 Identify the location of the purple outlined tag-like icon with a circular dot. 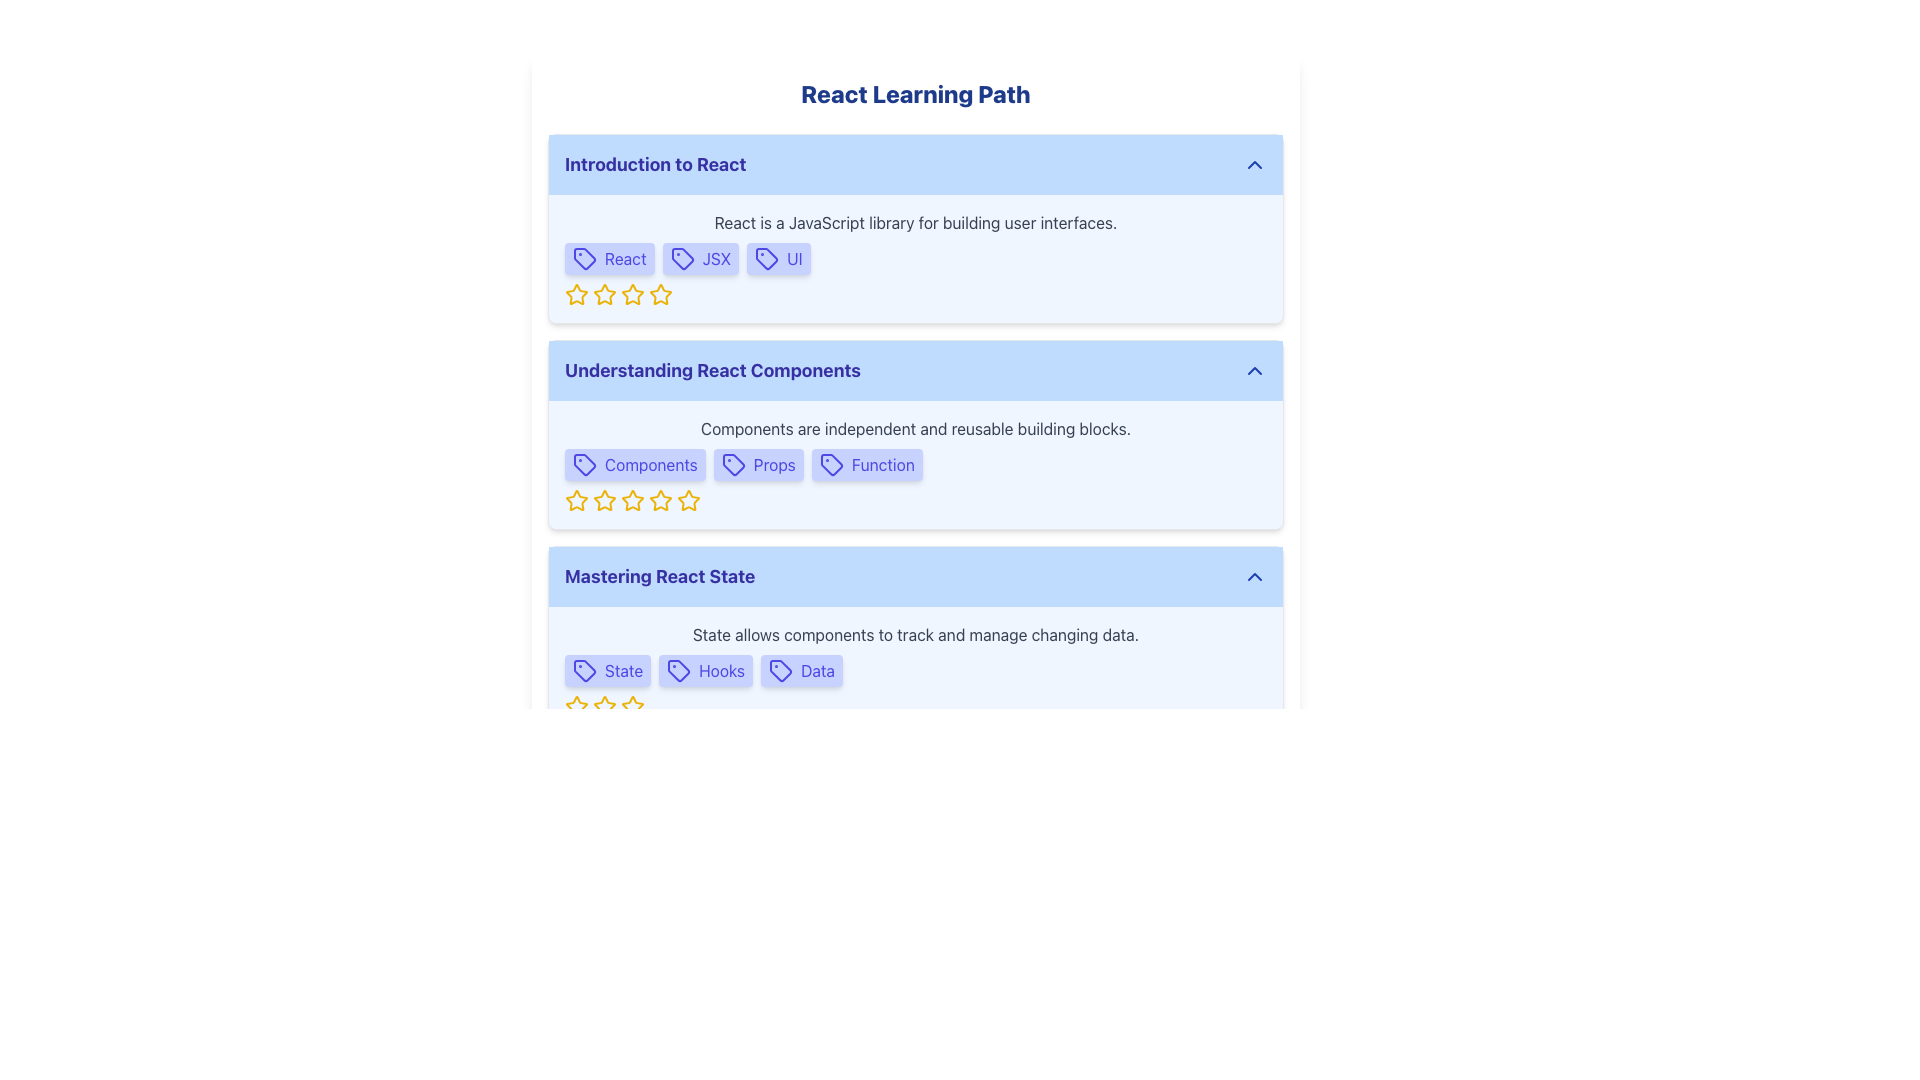
(831, 465).